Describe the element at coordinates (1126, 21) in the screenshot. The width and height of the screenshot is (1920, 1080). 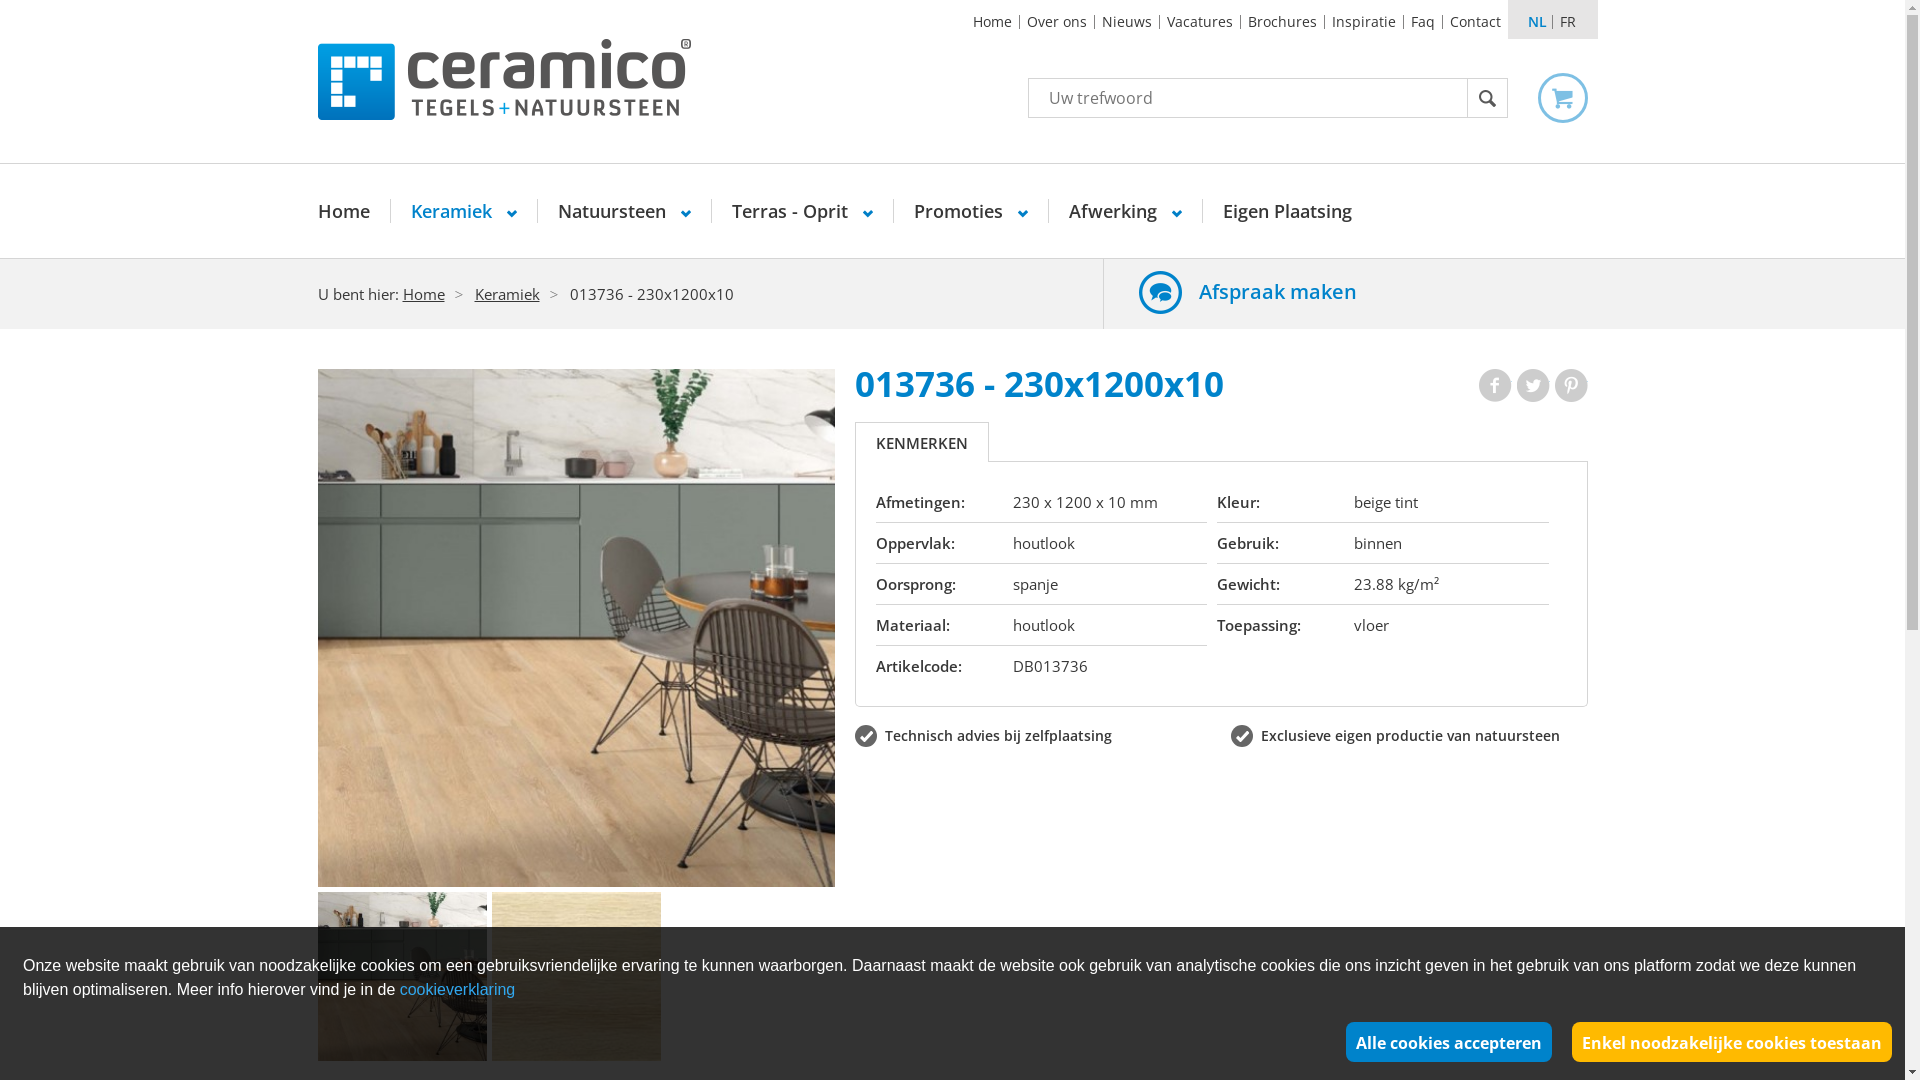
I see `'Nieuws'` at that location.